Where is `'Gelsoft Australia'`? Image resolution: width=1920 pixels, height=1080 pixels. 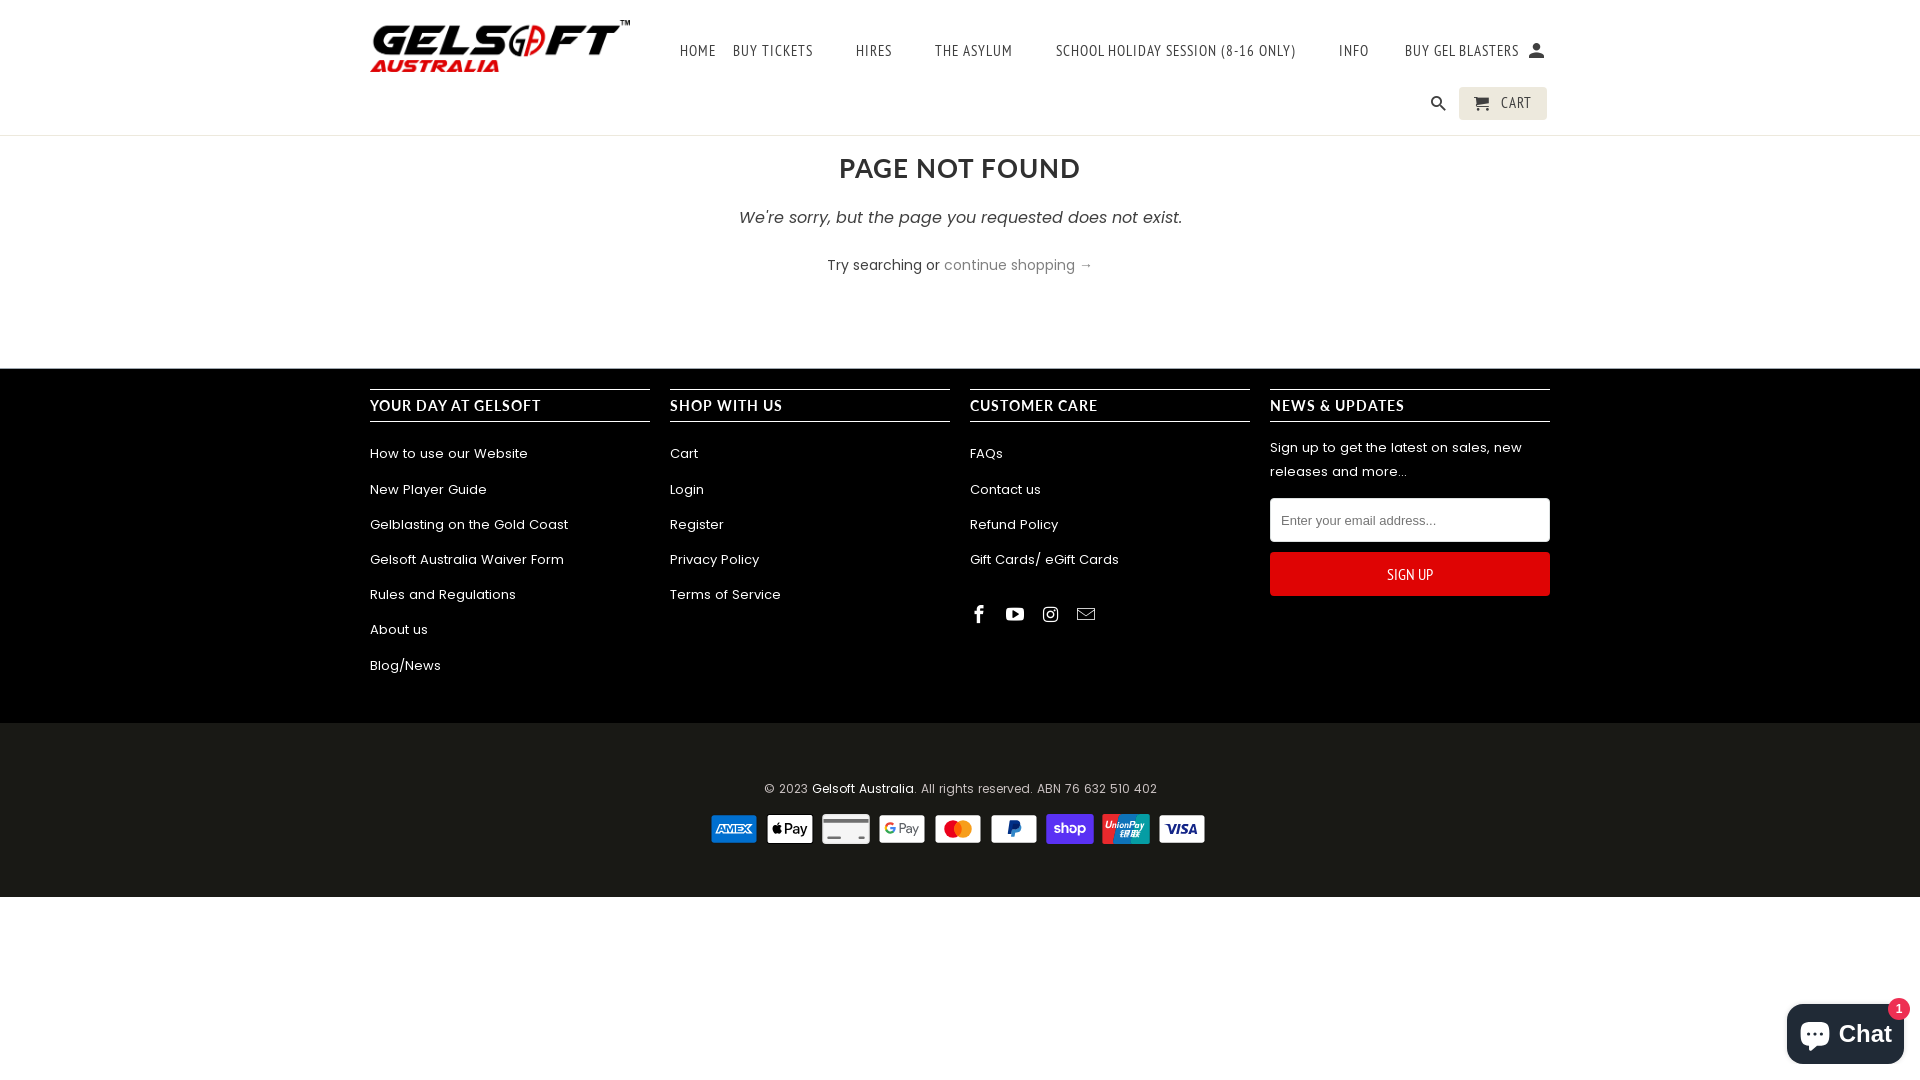 'Gelsoft Australia' is located at coordinates (863, 787).